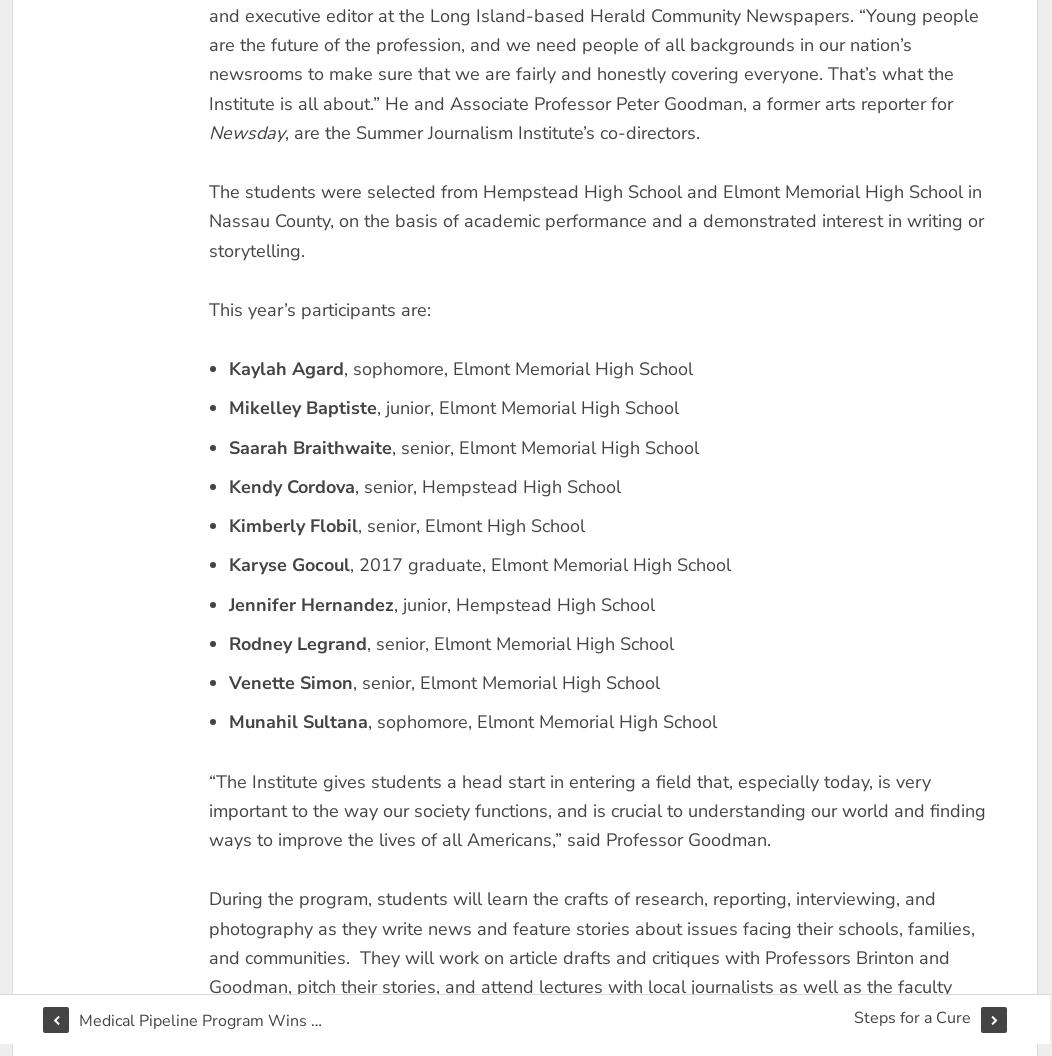  Describe the element at coordinates (594, 220) in the screenshot. I see `'The students were selected from Hempstead High School and Elmont Memorial High School in Nassau County, on the basis of academic performance and a demonstrated interest in writing or storytelling.'` at that location.